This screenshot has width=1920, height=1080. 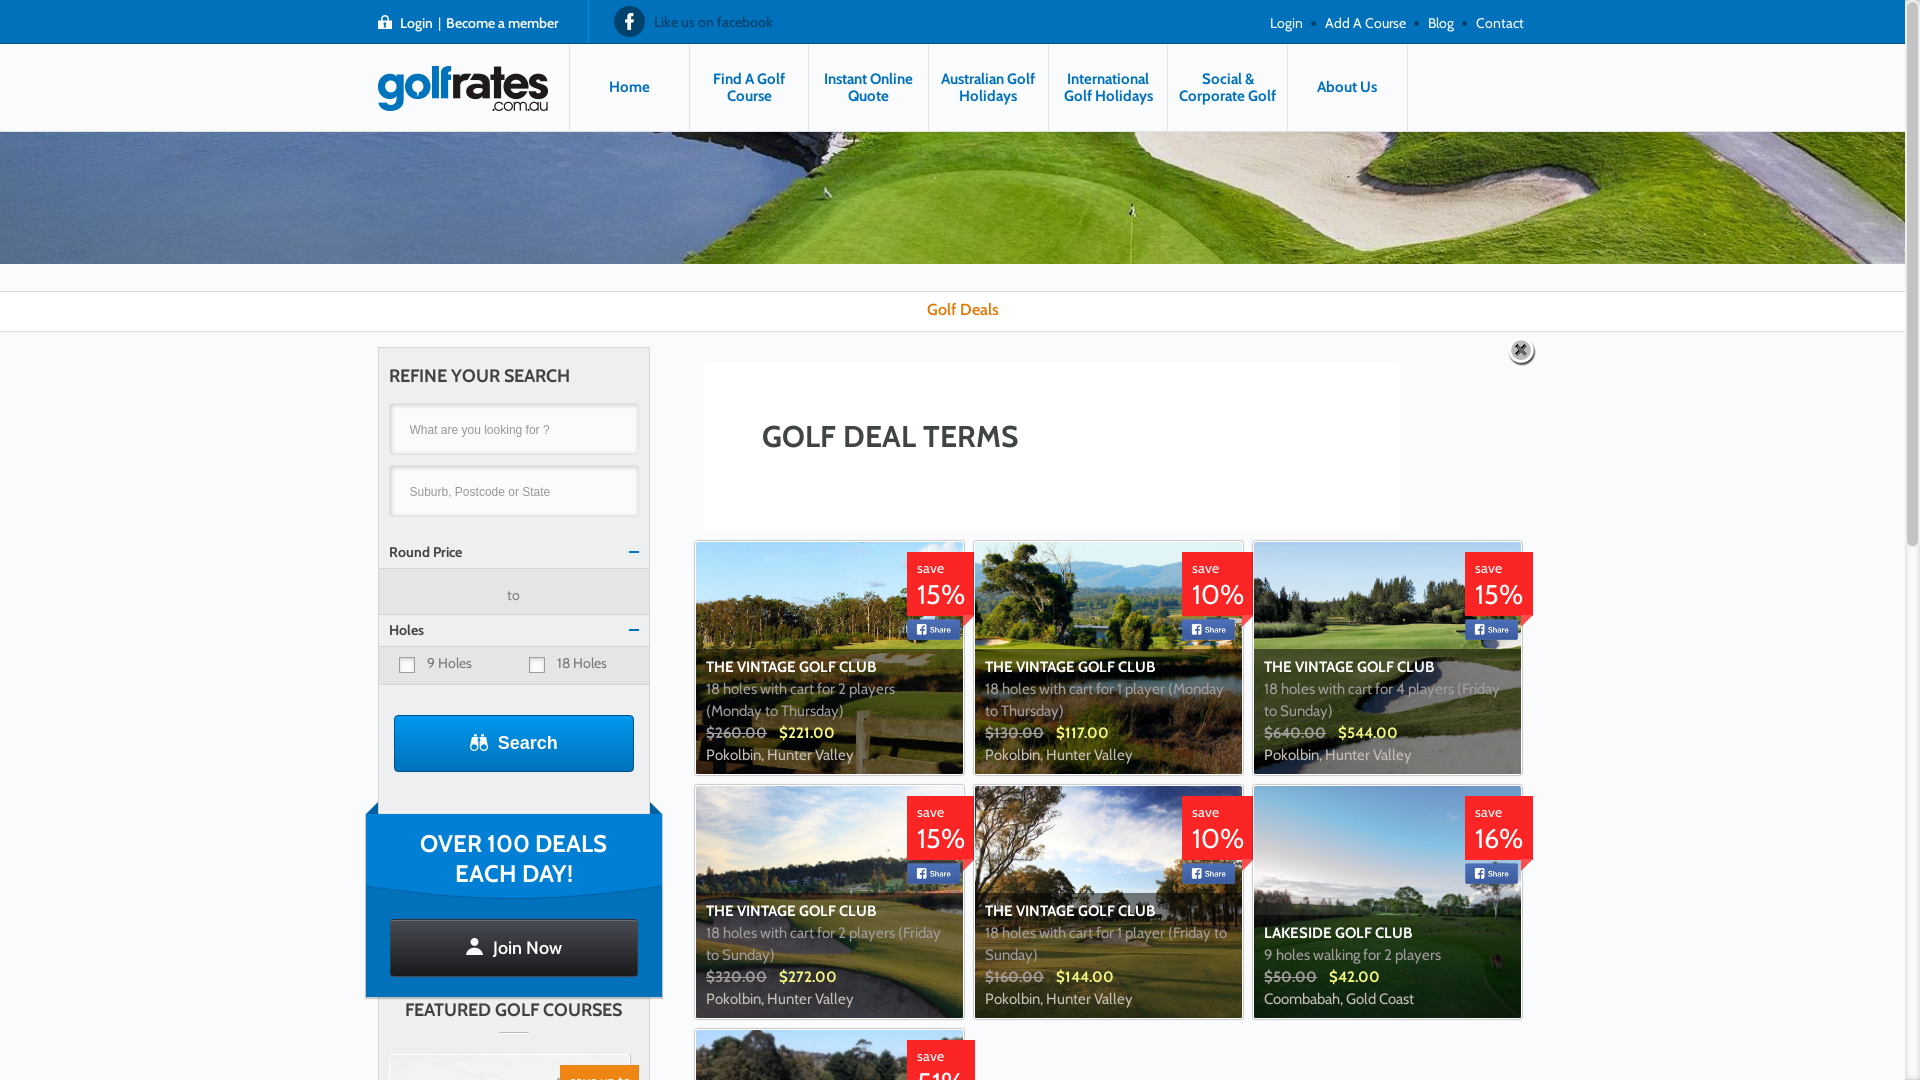 What do you see at coordinates (1521, 350) in the screenshot?
I see `'Close X'` at bounding box center [1521, 350].